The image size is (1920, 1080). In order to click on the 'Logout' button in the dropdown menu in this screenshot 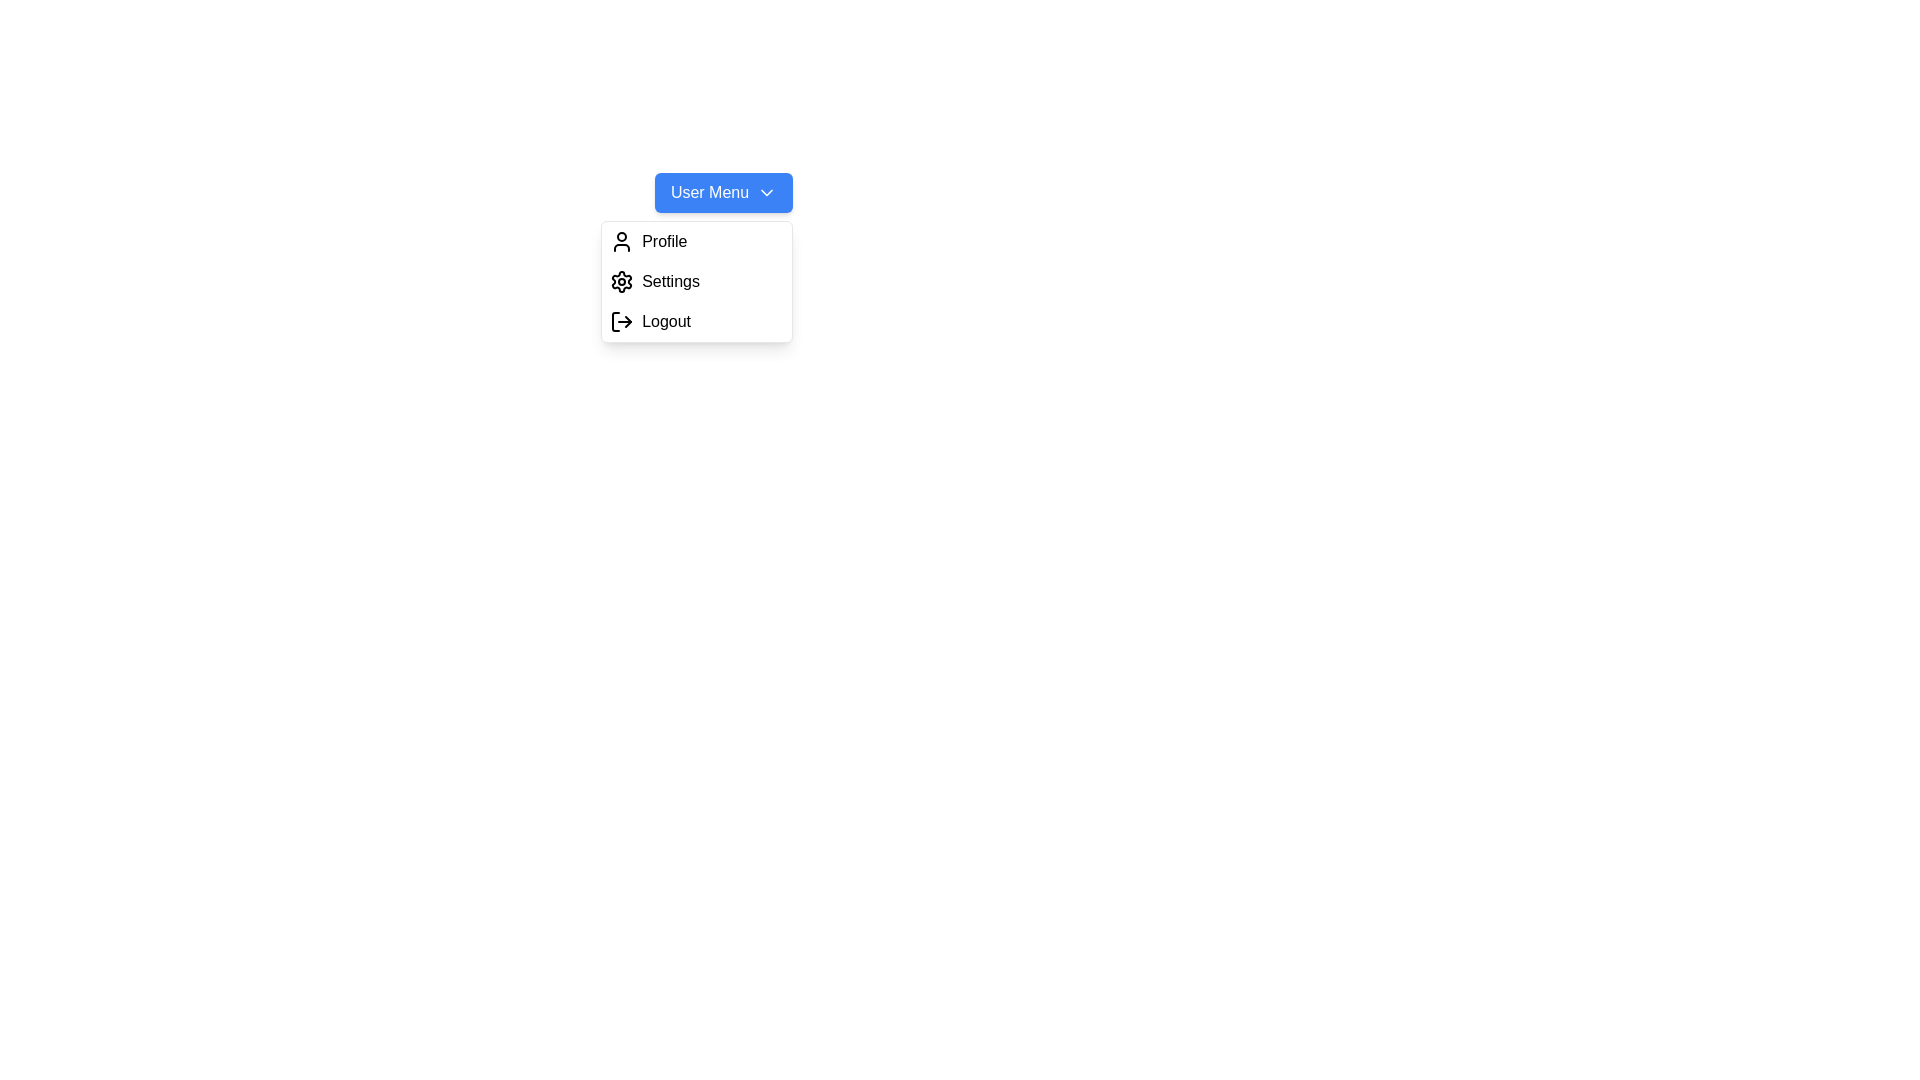, I will do `click(697, 320)`.